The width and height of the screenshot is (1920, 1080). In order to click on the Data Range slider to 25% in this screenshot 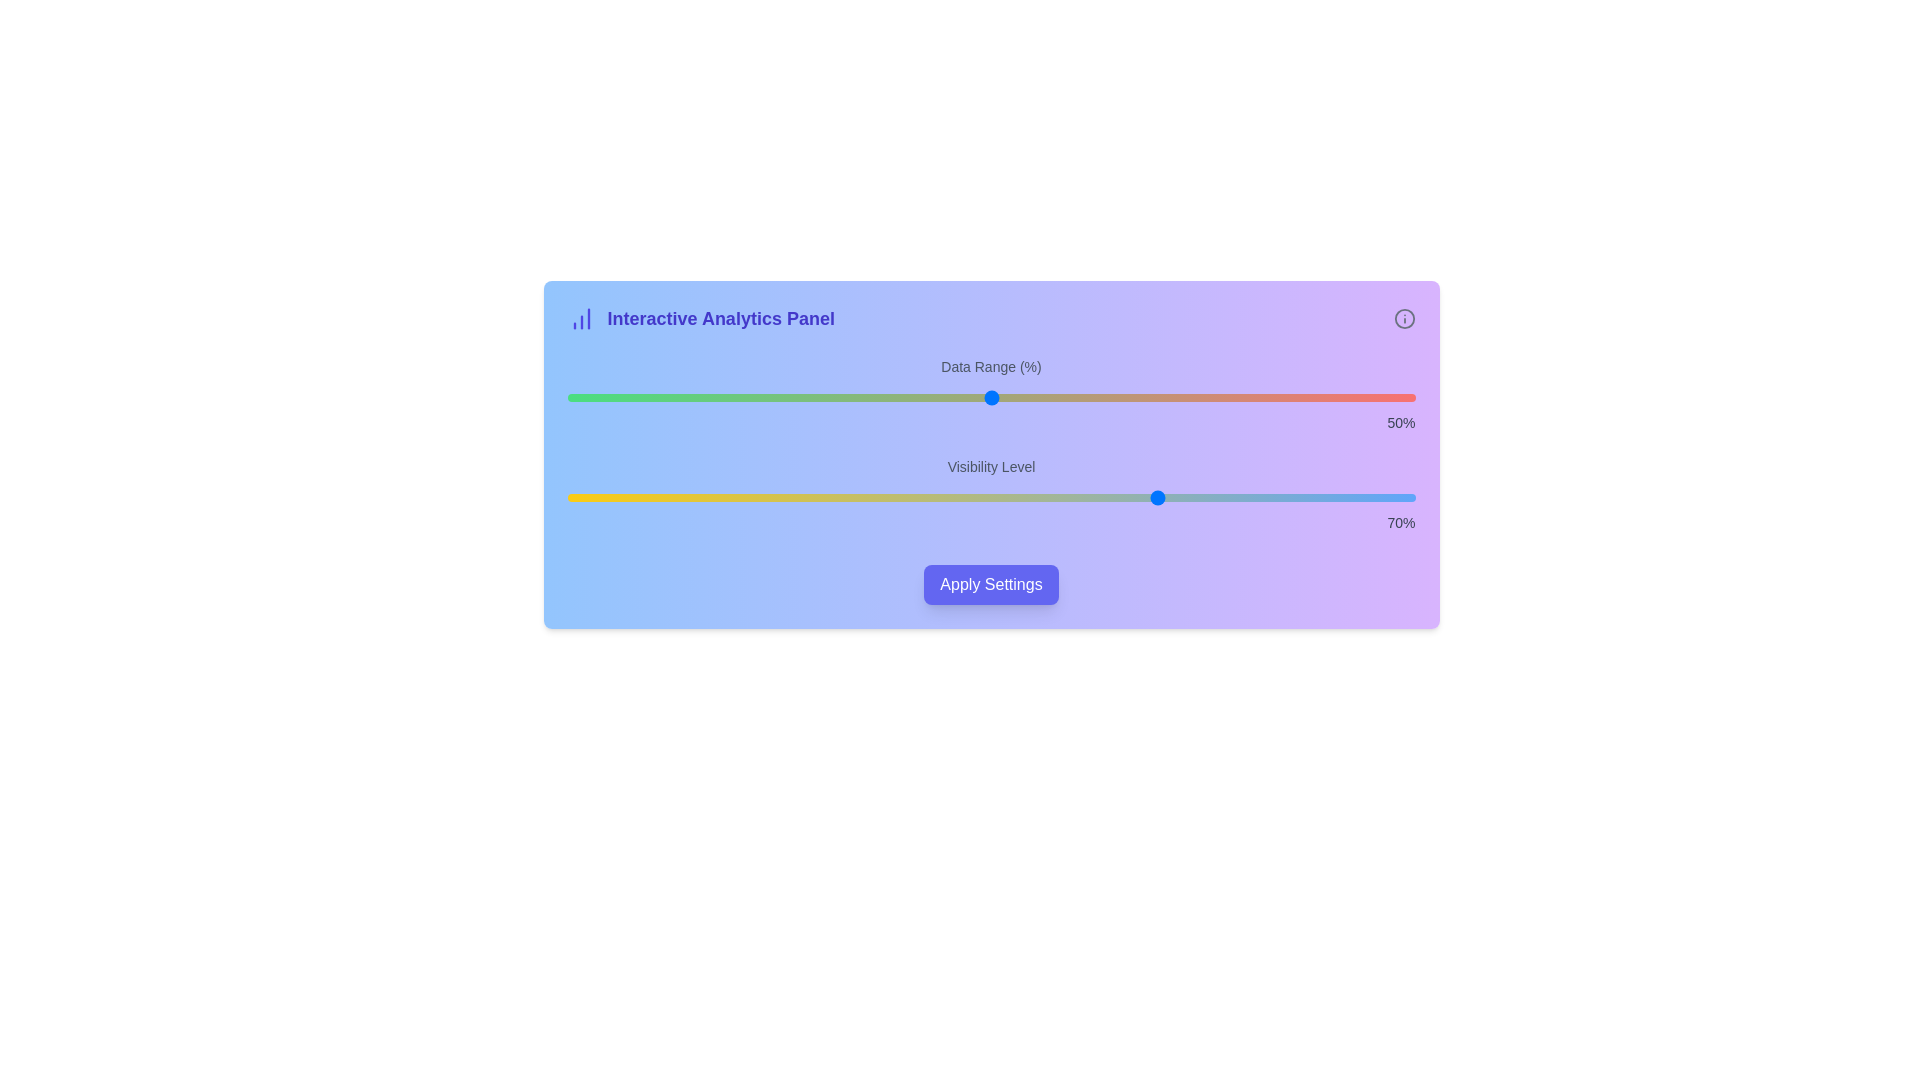, I will do `click(778, 397)`.